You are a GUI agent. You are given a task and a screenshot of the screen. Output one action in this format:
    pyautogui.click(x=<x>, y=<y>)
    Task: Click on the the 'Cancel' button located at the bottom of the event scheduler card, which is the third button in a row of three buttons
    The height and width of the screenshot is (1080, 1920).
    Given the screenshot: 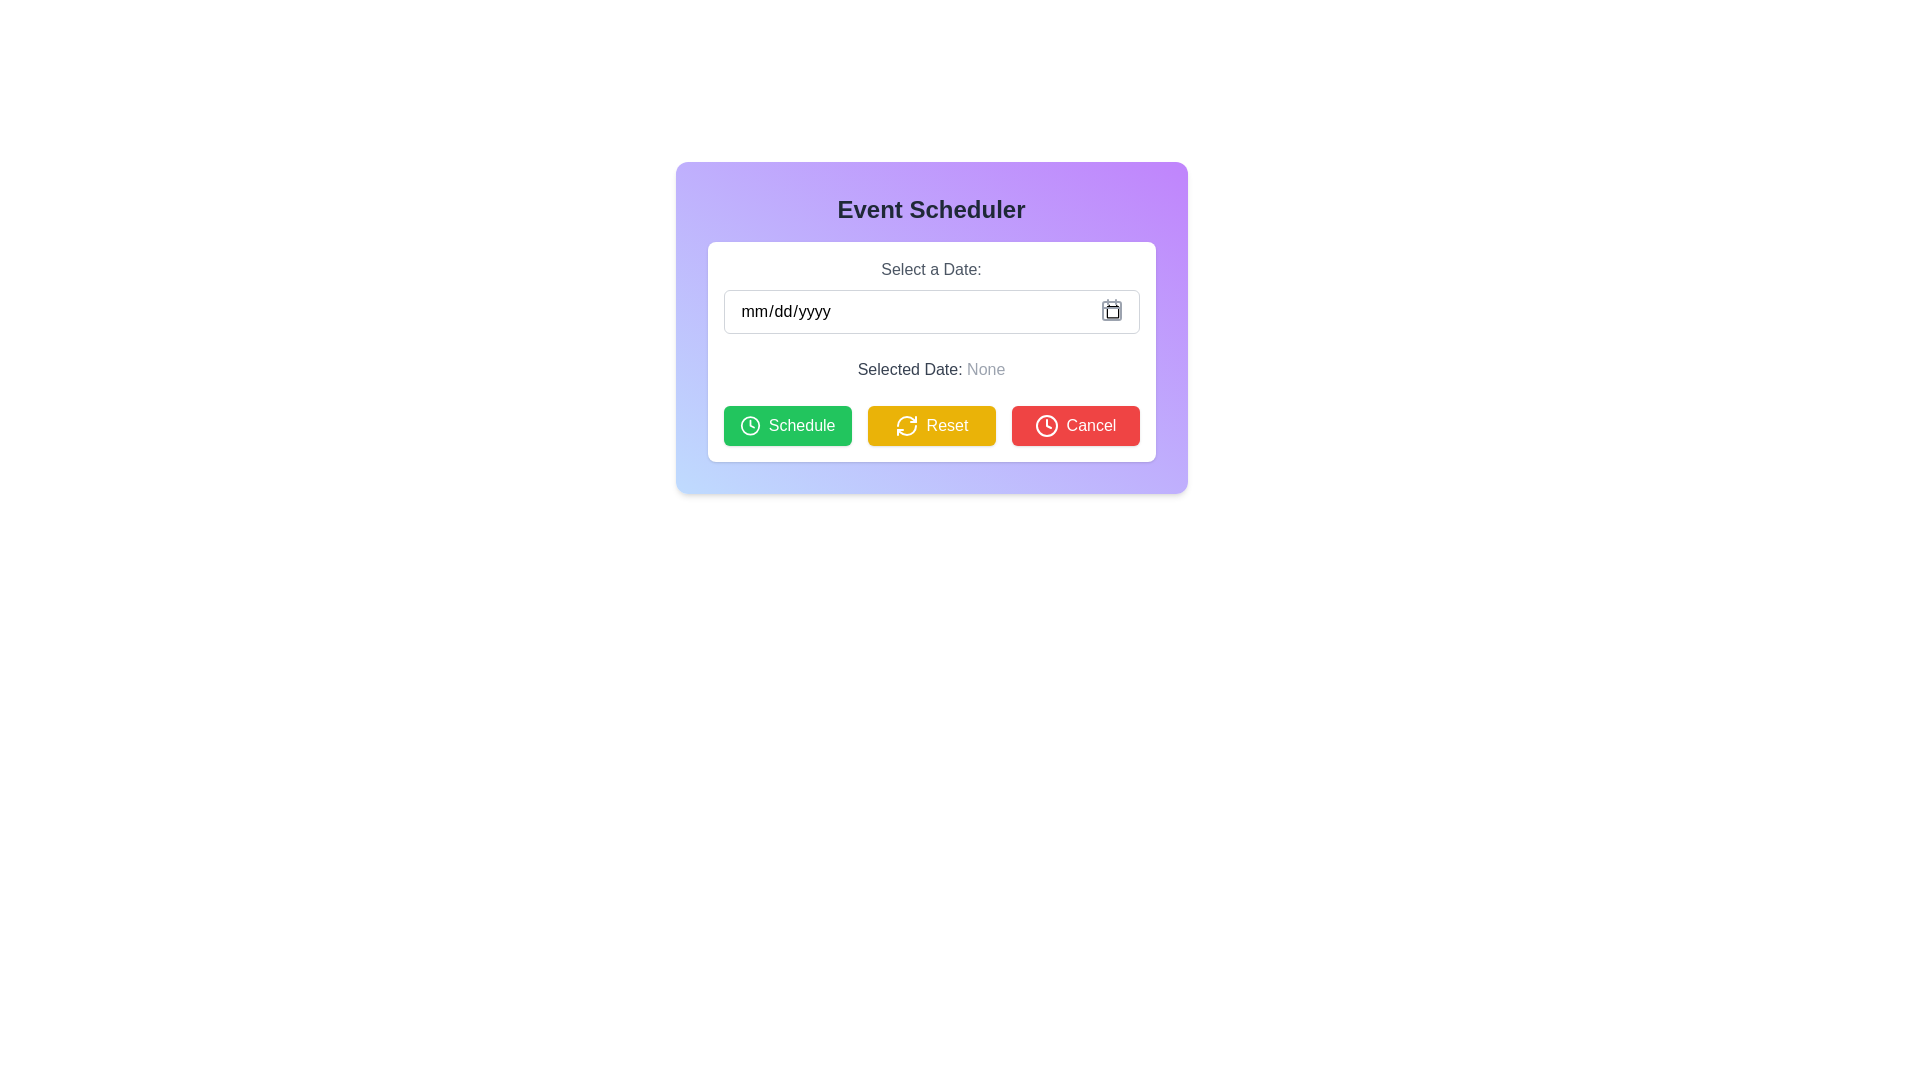 What is the action you would take?
    pyautogui.click(x=1074, y=424)
    